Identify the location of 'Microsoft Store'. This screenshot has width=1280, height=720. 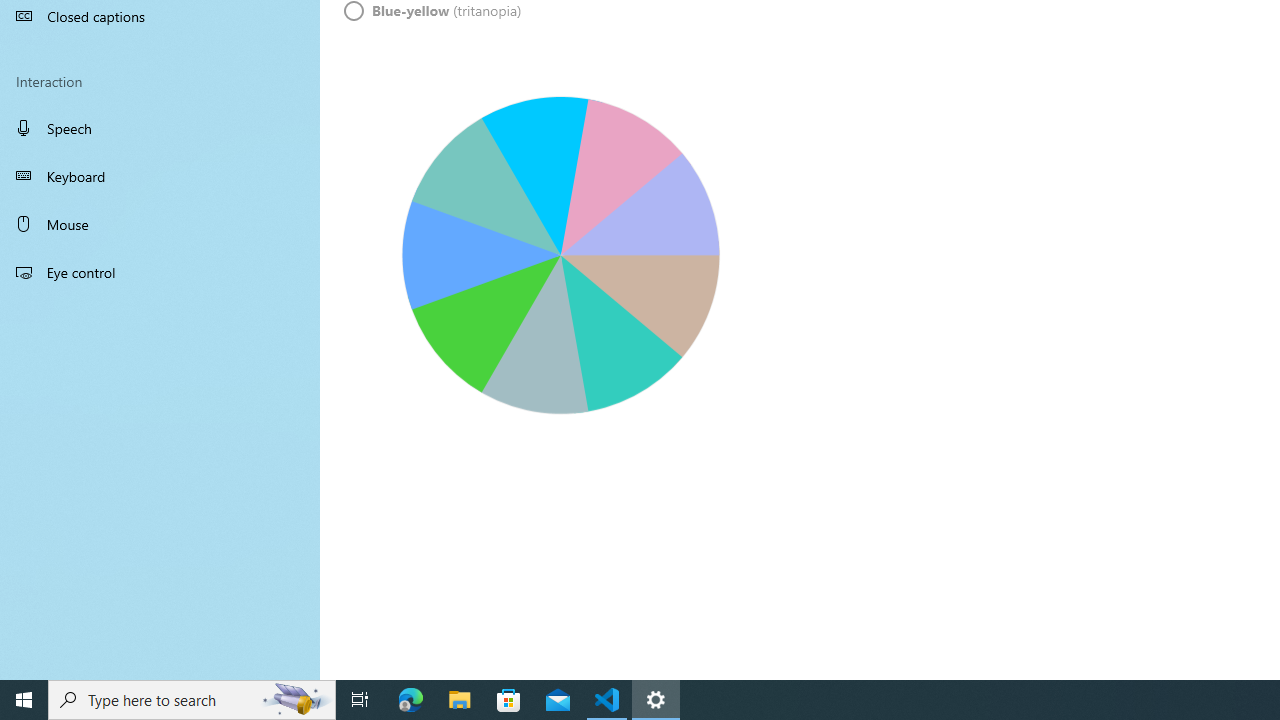
(509, 698).